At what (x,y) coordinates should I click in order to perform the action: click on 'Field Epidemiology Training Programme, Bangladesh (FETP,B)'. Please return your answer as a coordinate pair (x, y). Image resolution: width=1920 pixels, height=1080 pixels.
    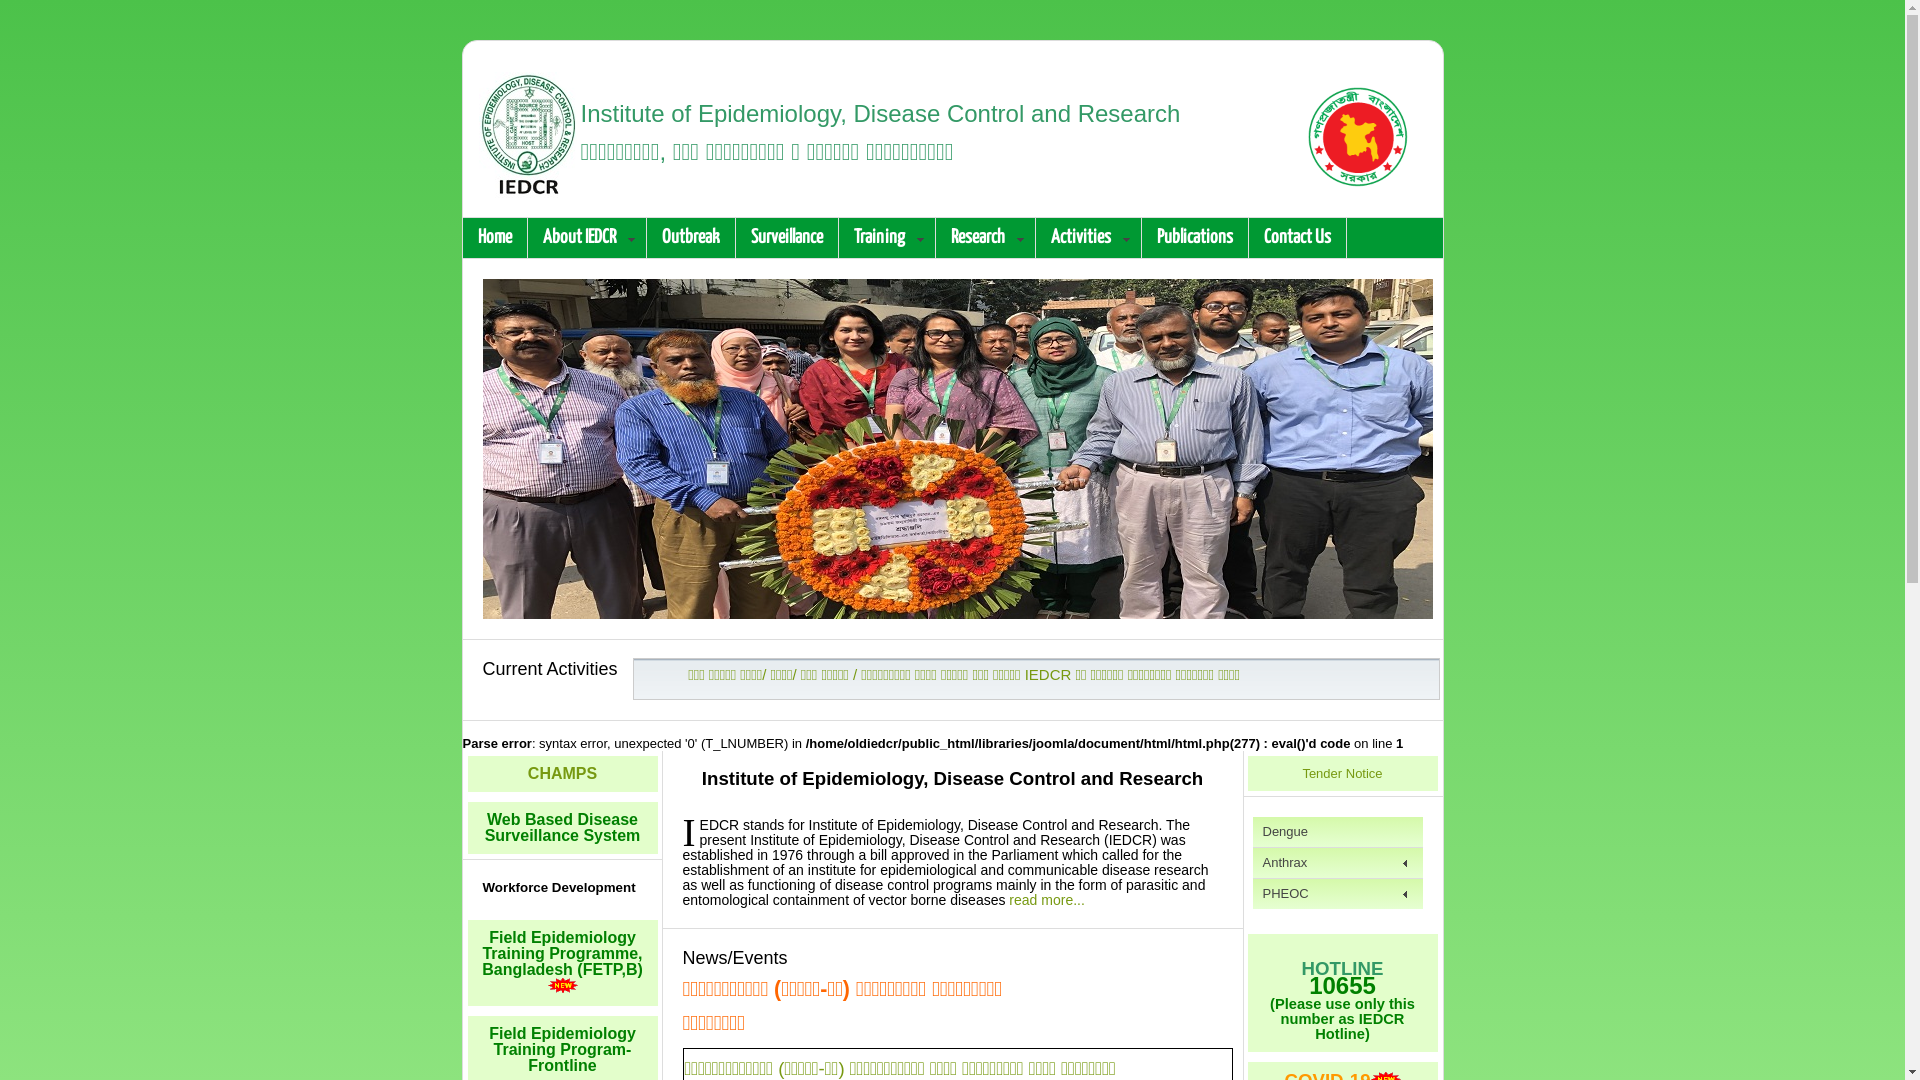
    Looking at the image, I should click on (561, 961).